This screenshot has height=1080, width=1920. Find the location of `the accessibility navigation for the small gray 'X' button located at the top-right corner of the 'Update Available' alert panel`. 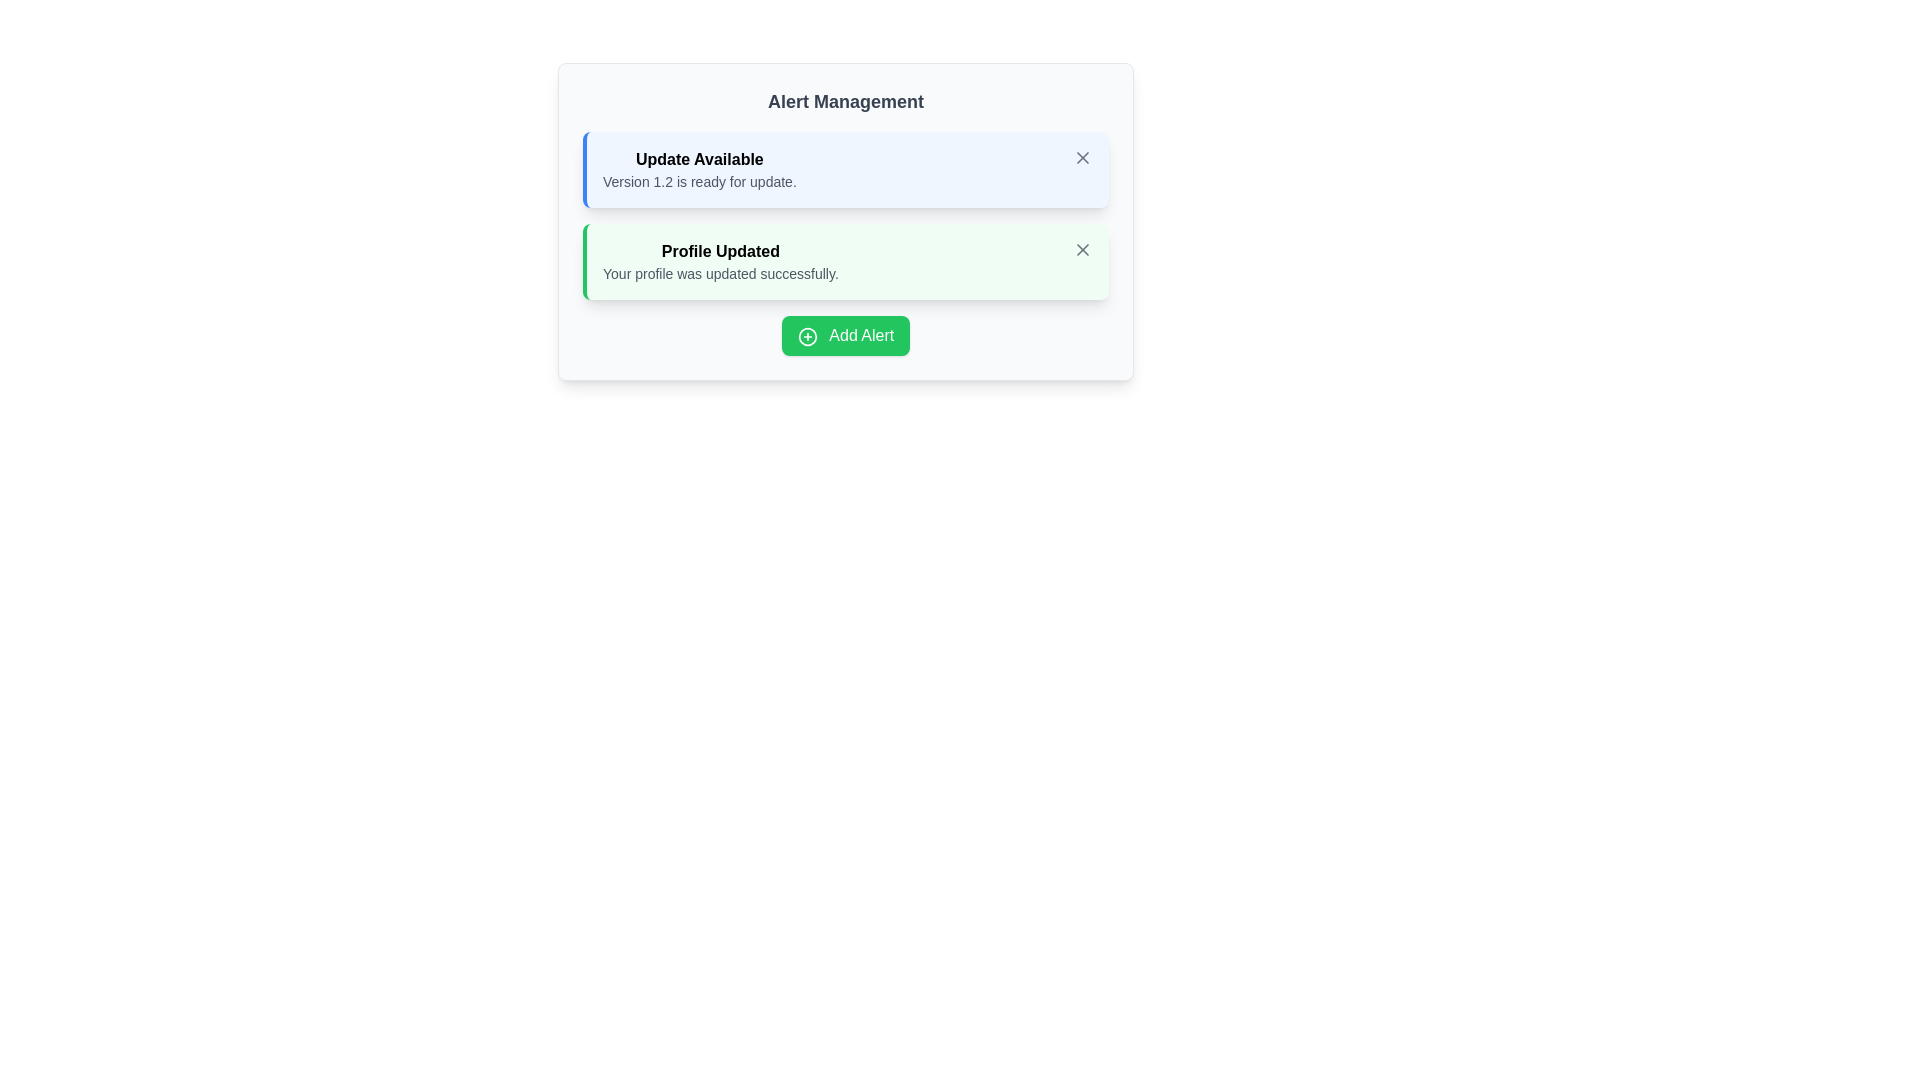

the accessibility navigation for the small gray 'X' button located at the top-right corner of the 'Update Available' alert panel is located at coordinates (1082, 157).